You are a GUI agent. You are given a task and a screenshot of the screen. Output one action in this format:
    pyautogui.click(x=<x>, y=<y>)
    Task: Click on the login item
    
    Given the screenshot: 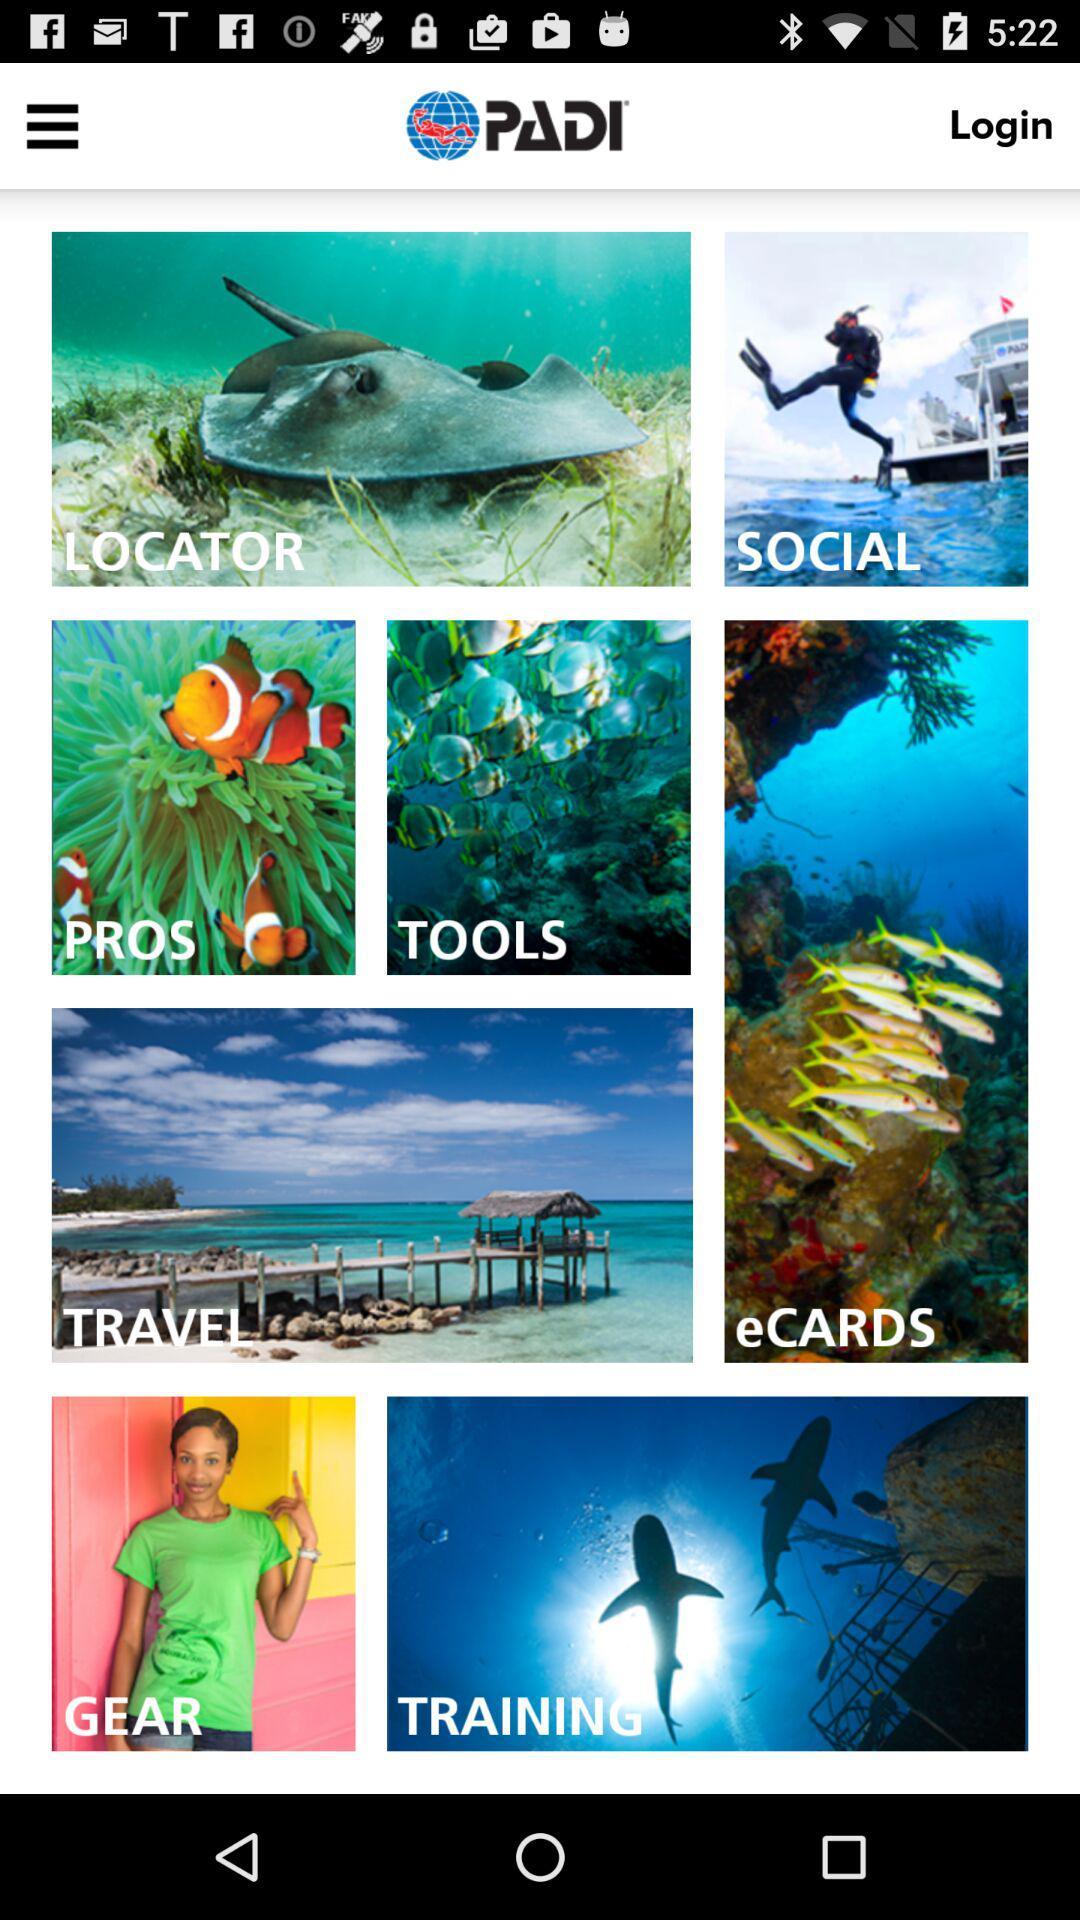 What is the action you would take?
    pyautogui.click(x=1007, y=124)
    